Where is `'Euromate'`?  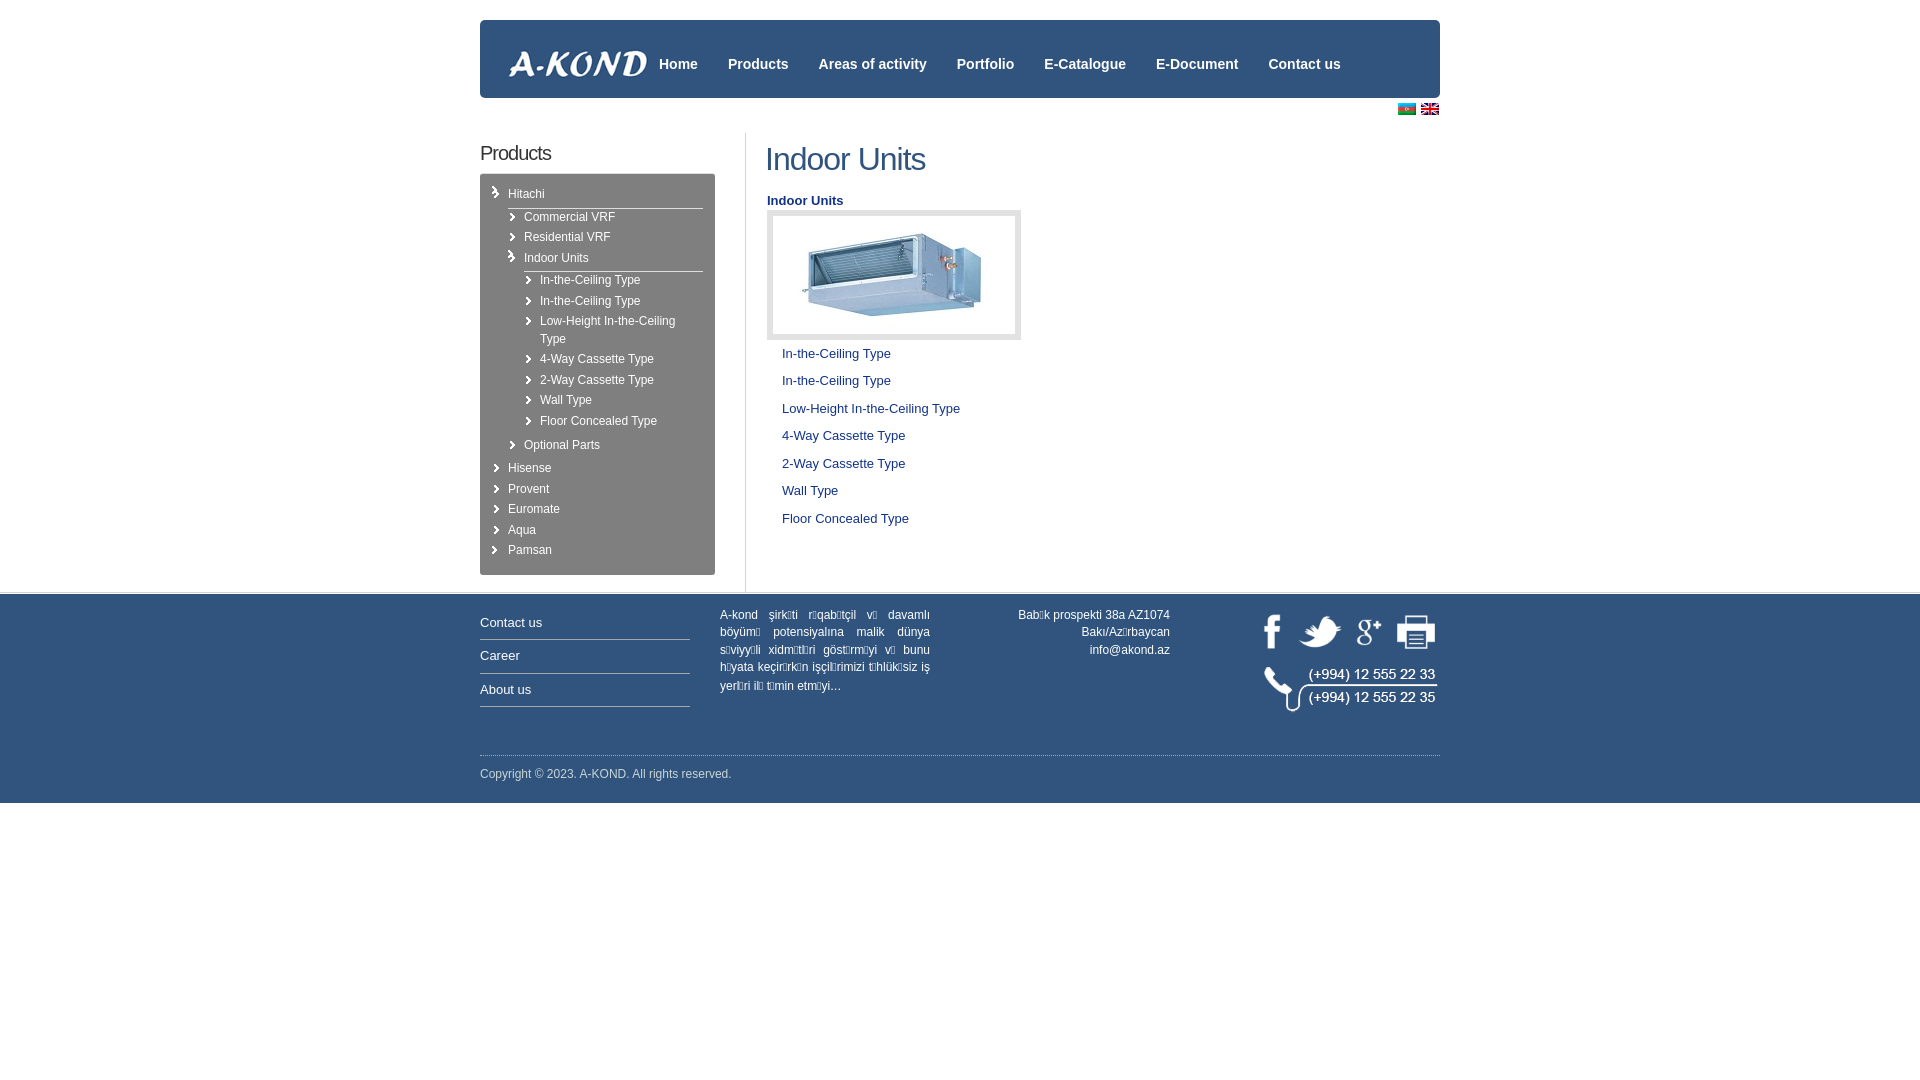
'Euromate' is located at coordinates (533, 508).